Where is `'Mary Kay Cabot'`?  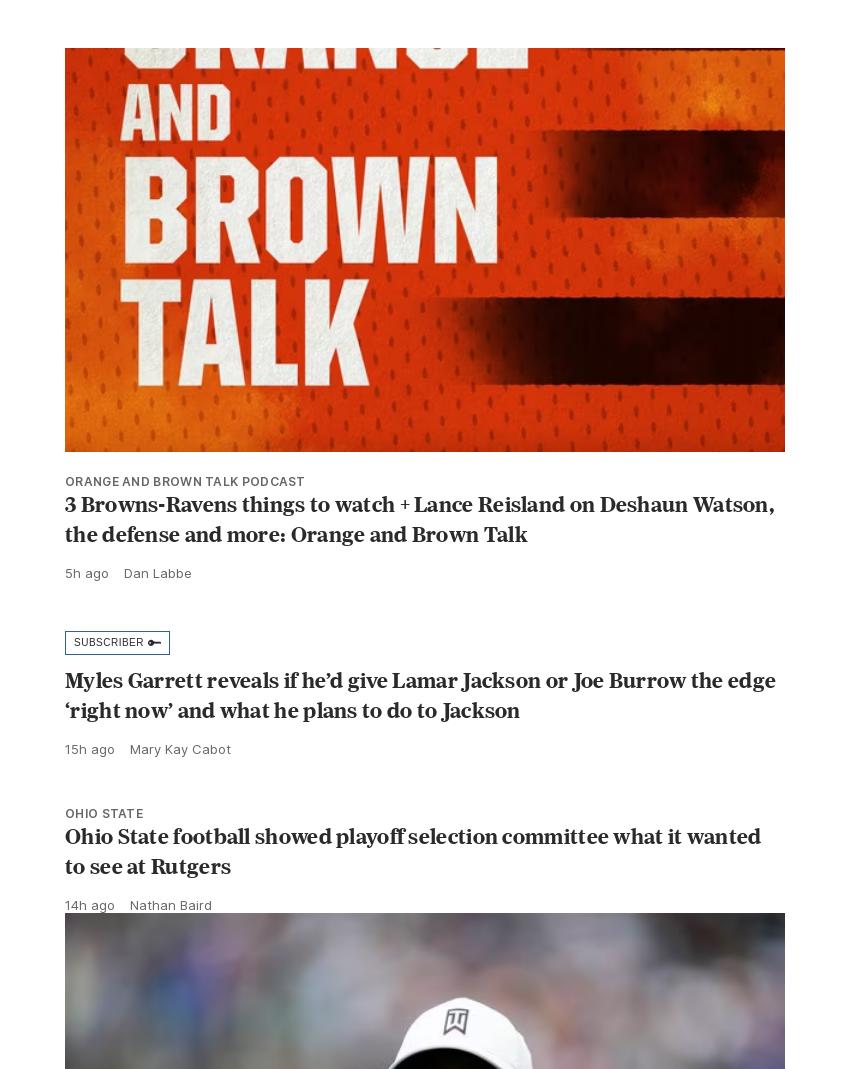 'Mary Kay Cabot' is located at coordinates (129, 792).